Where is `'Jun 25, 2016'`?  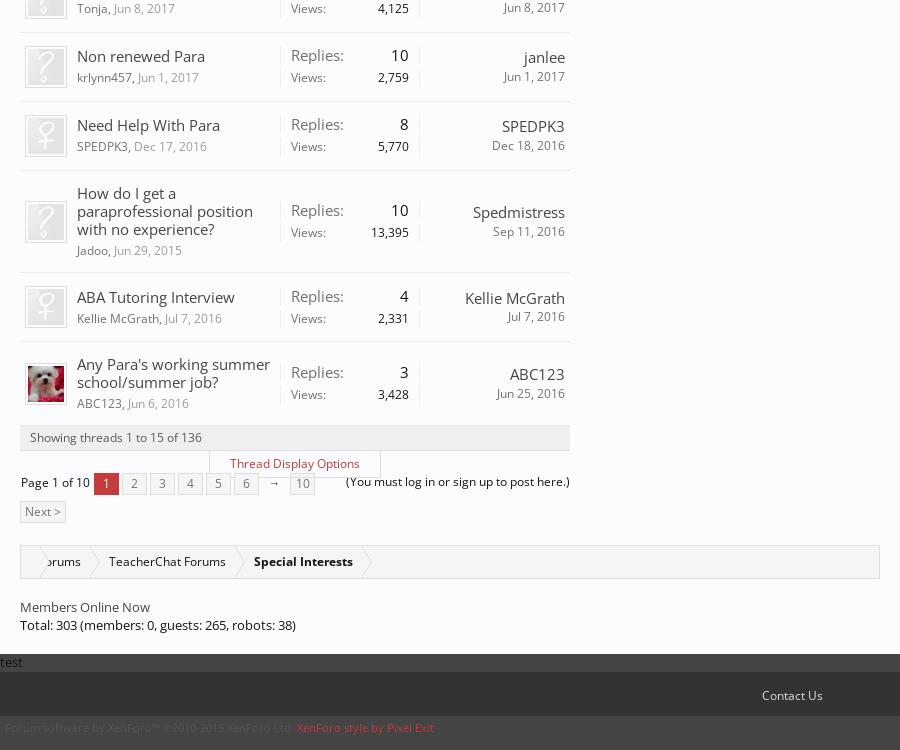 'Jun 25, 2016' is located at coordinates (530, 392).